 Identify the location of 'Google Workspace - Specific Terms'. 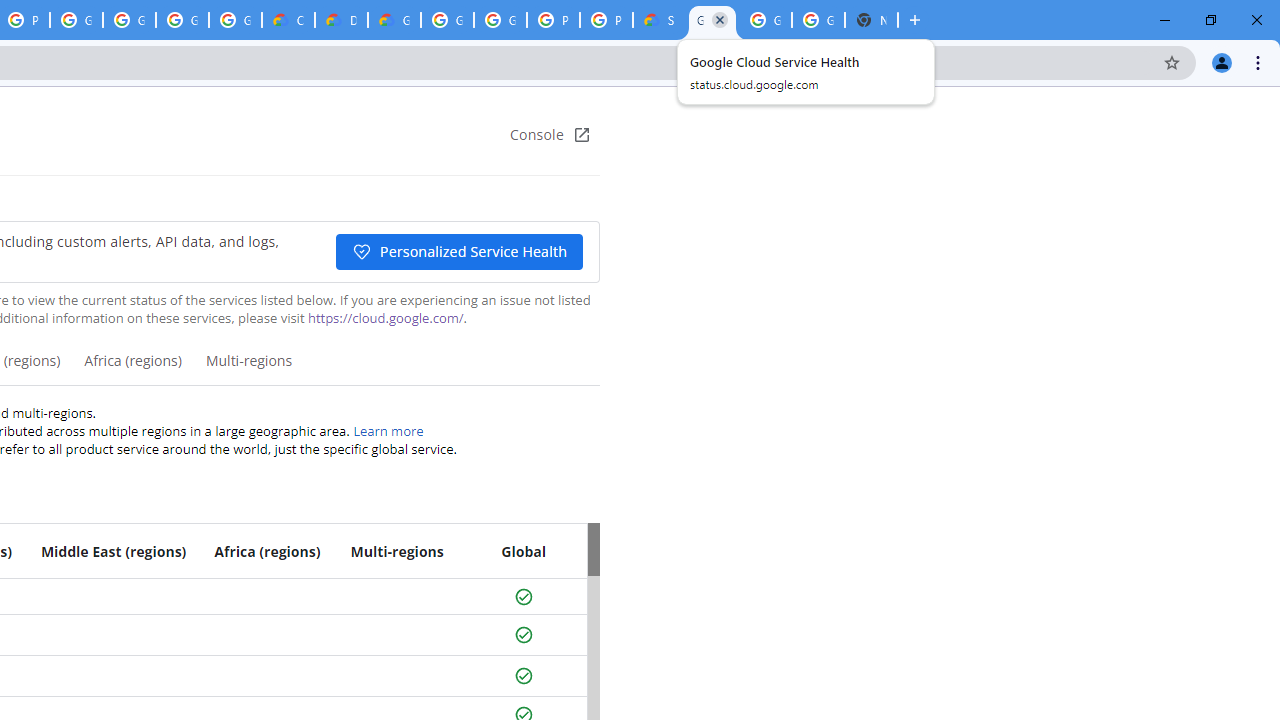
(182, 20).